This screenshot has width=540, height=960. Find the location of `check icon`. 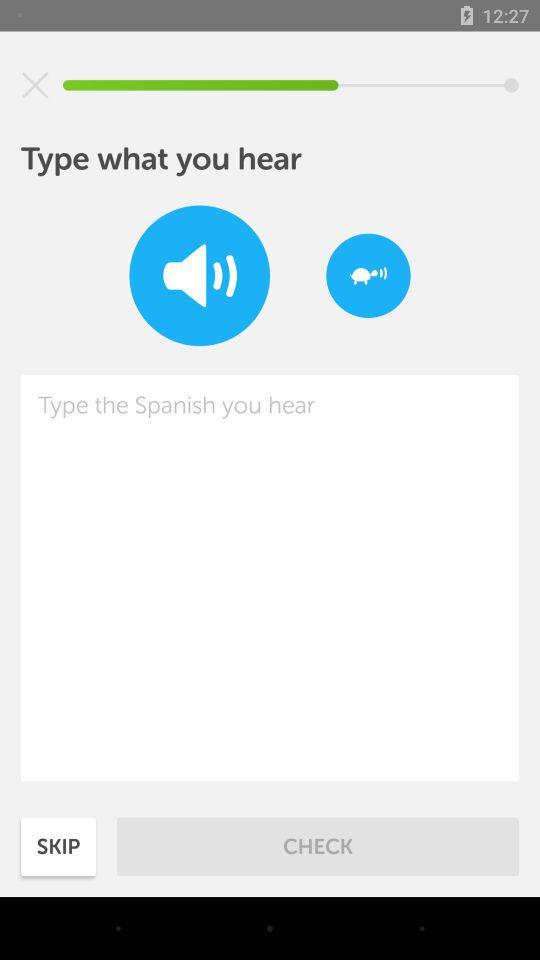

check icon is located at coordinates (318, 845).